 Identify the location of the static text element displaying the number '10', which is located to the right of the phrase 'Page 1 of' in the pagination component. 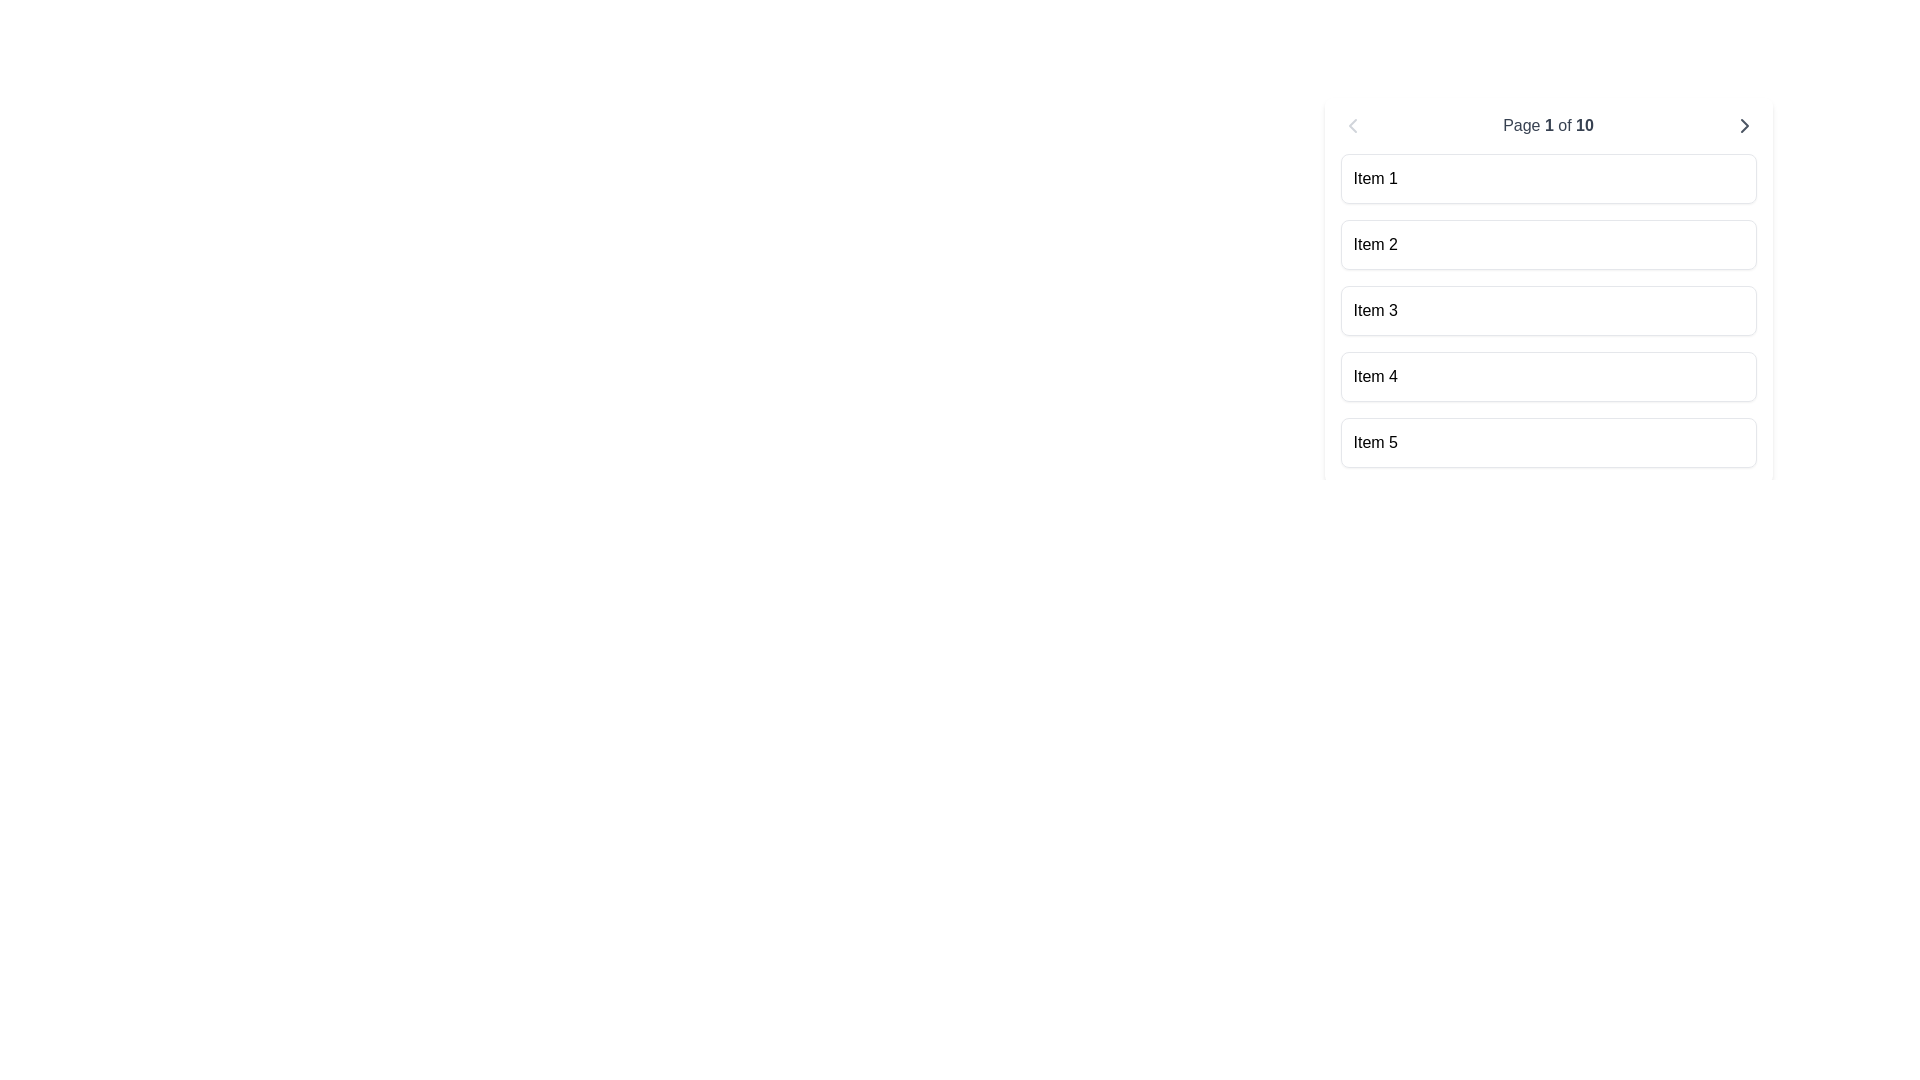
(1583, 125).